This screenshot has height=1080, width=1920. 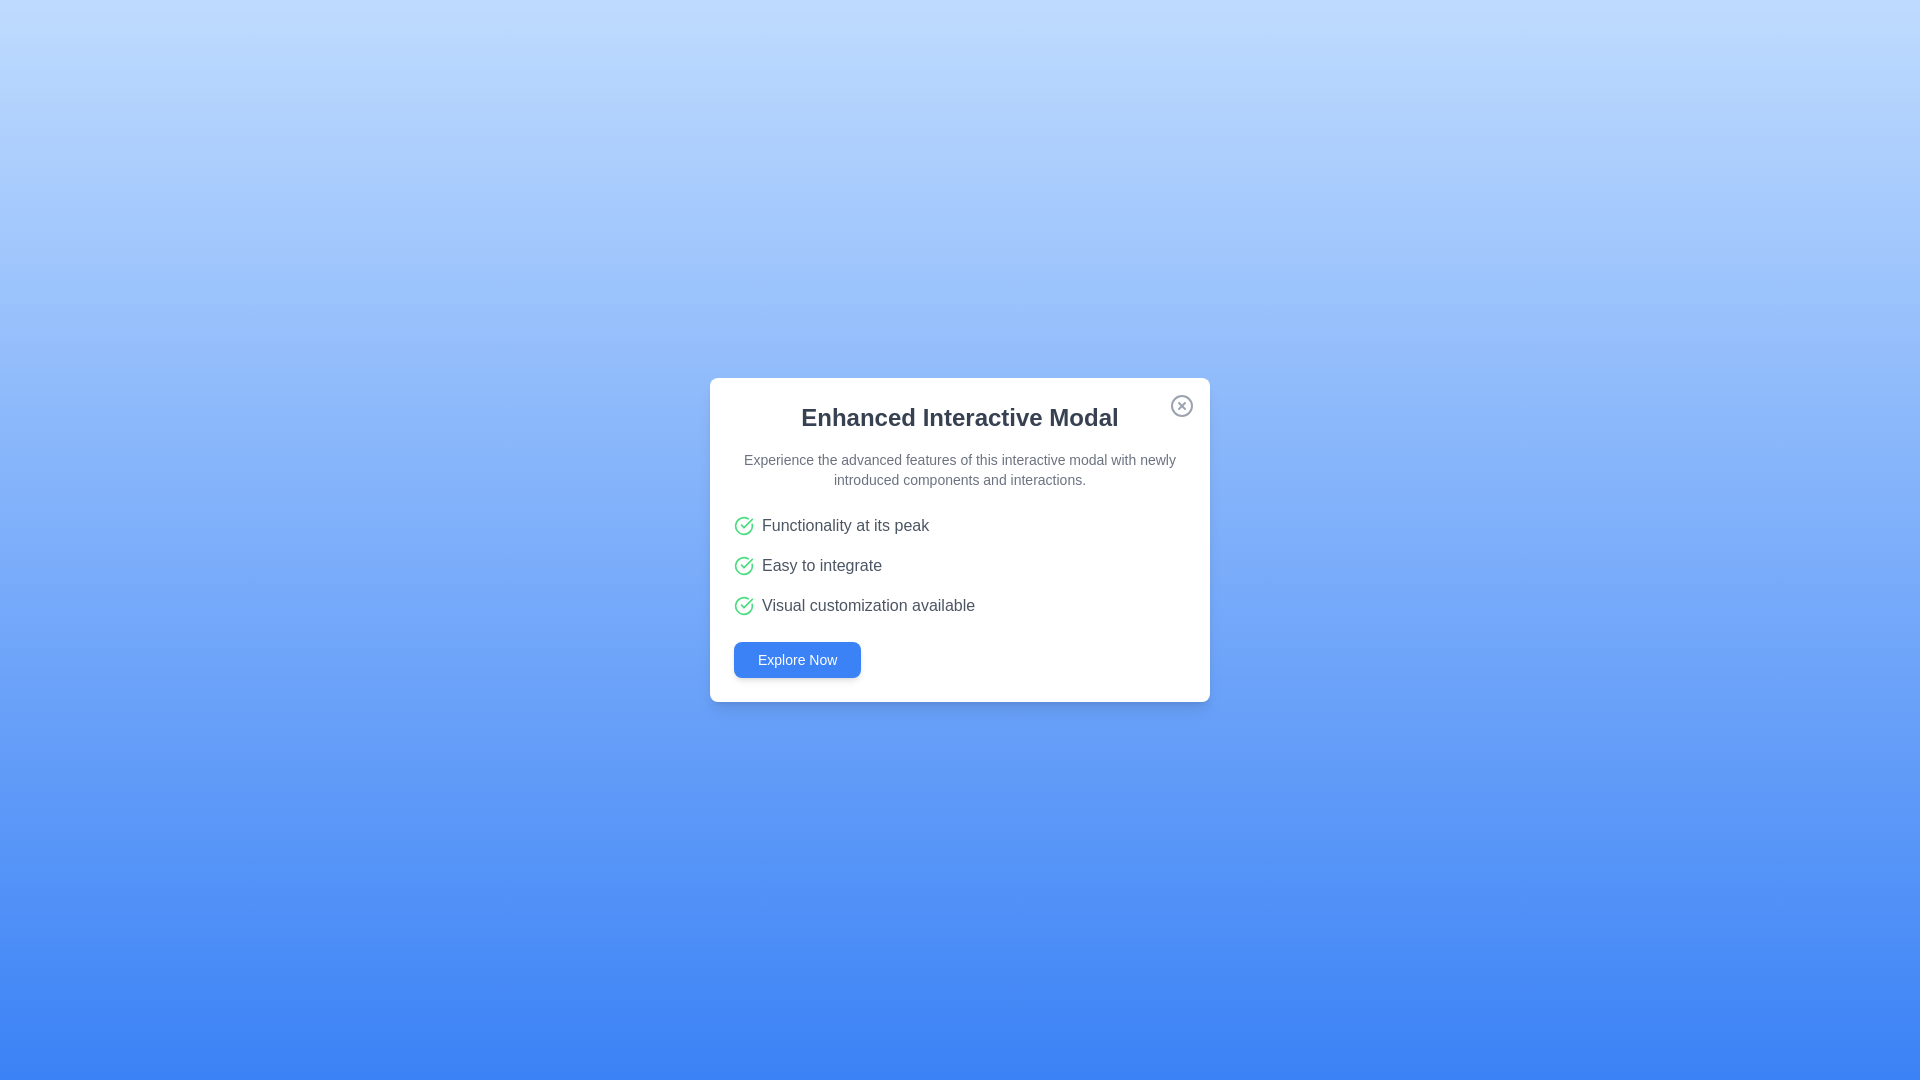 I want to click on the text block that summarizes the features of the interactive modal, styled with a small gray font and located below the title 'Enhanced Interactive Modal.', so click(x=960, y=470).